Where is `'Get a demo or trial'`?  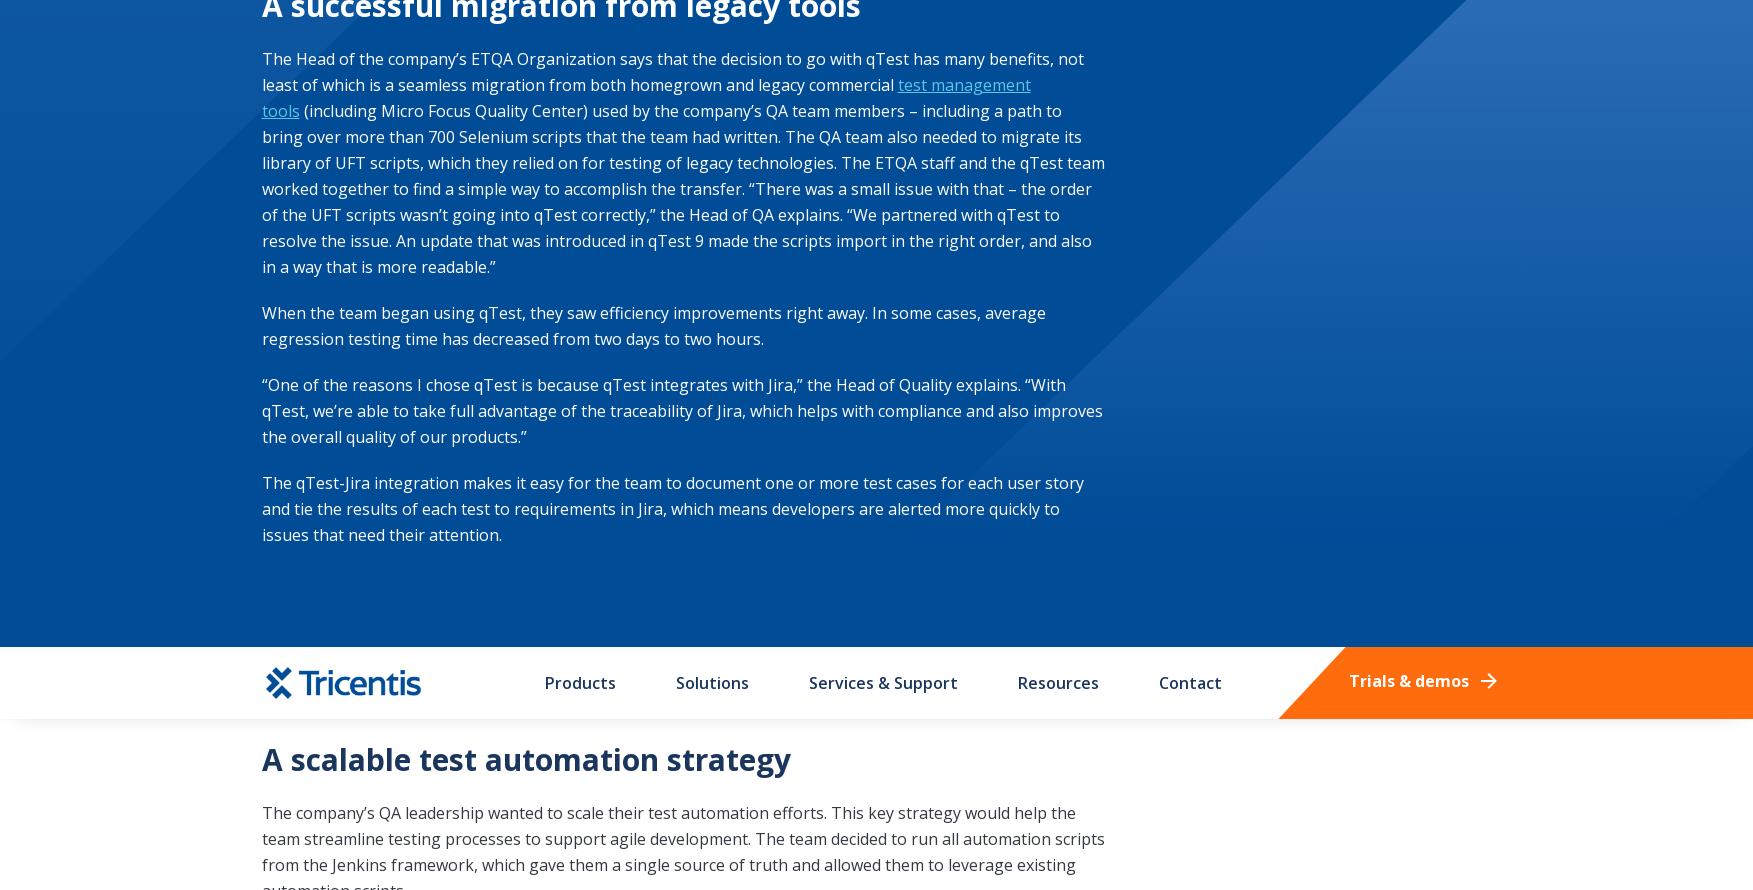 'Get a demo or trial' is located at coordinates (1297, 120).